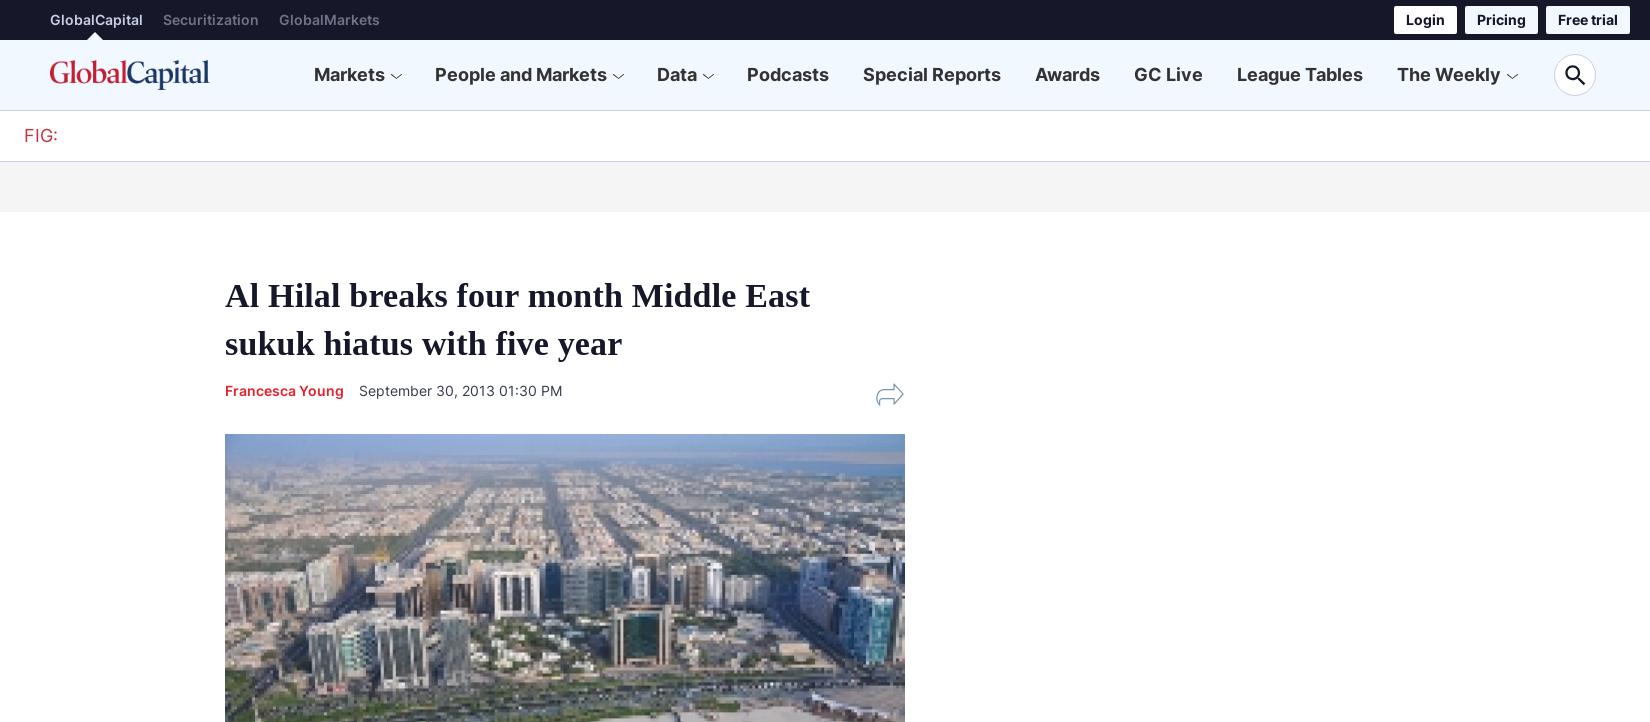 This screenshot has height=722, width=1650. I want to click on 'Bank Strategy', so click(526, 183).